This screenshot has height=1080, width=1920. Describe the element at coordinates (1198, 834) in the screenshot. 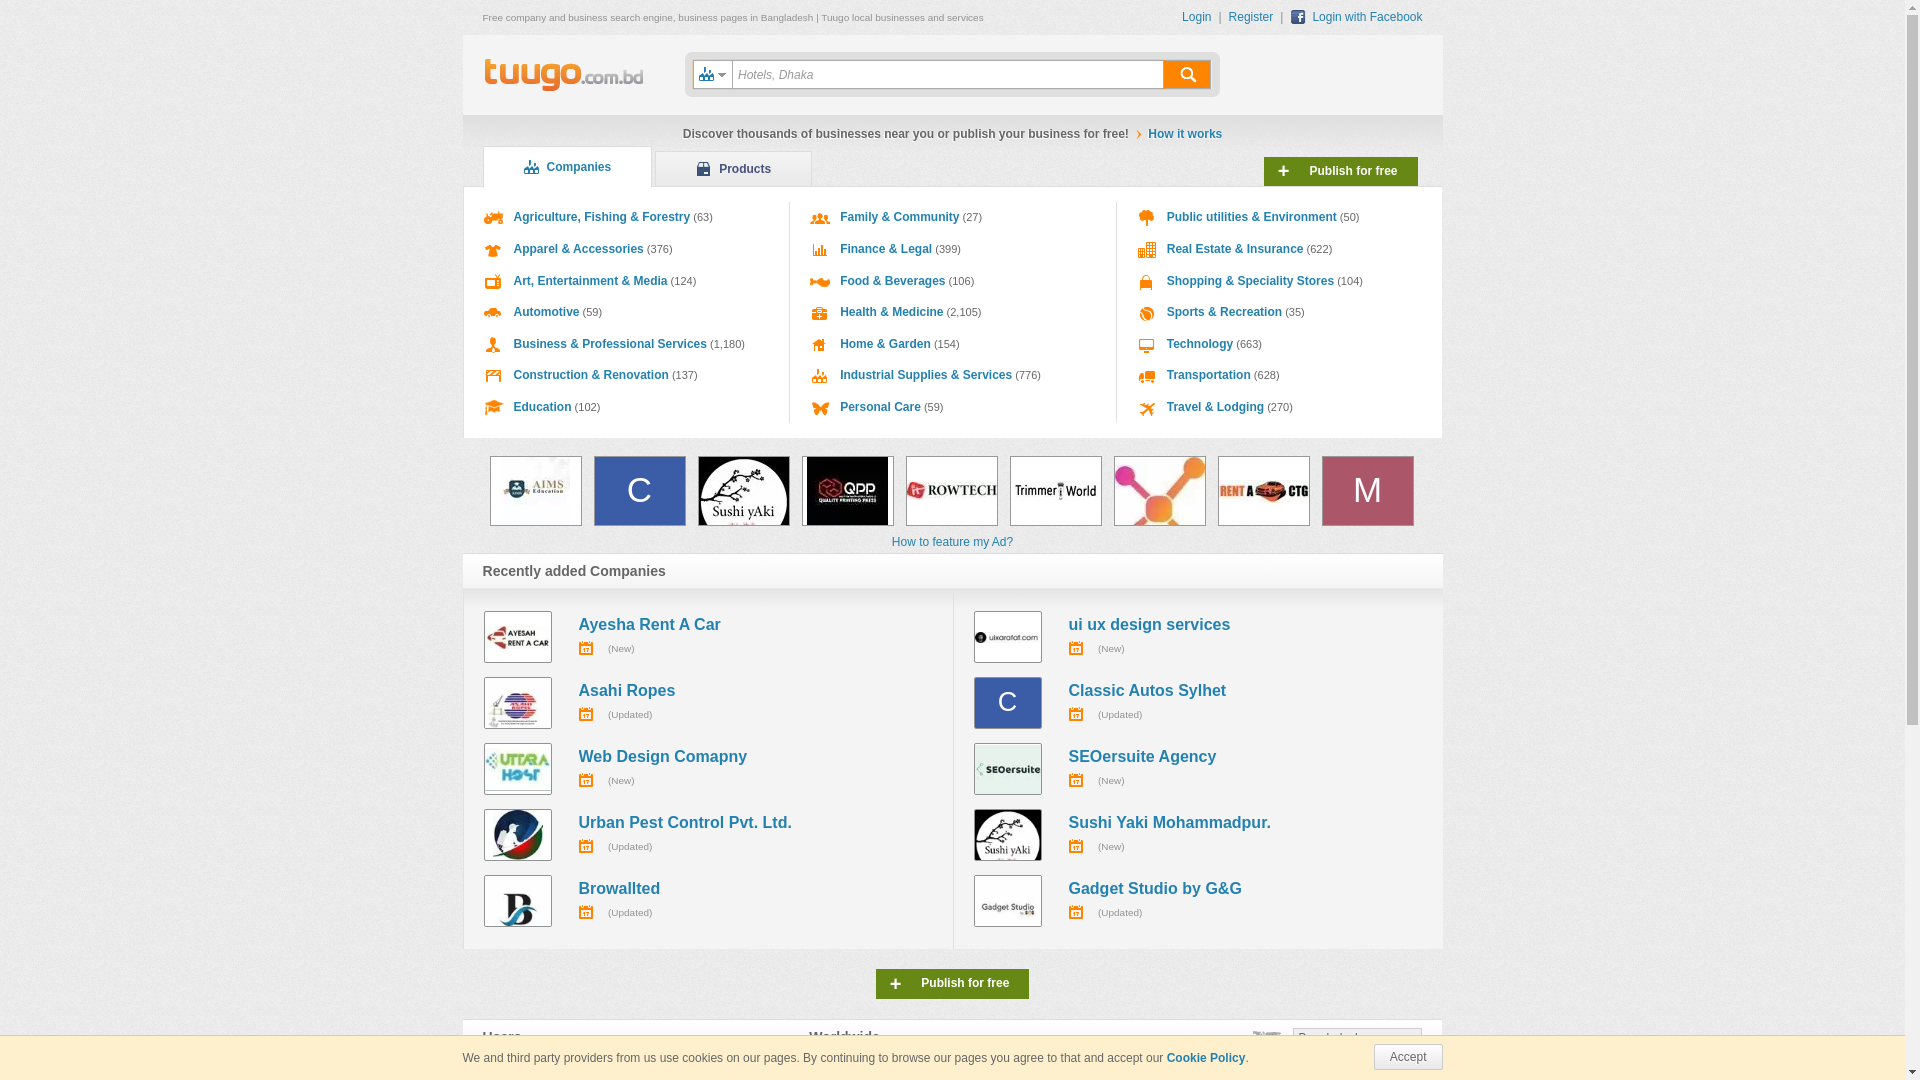

I see `'Sushi Yaki Mohammadpur.` at that location.